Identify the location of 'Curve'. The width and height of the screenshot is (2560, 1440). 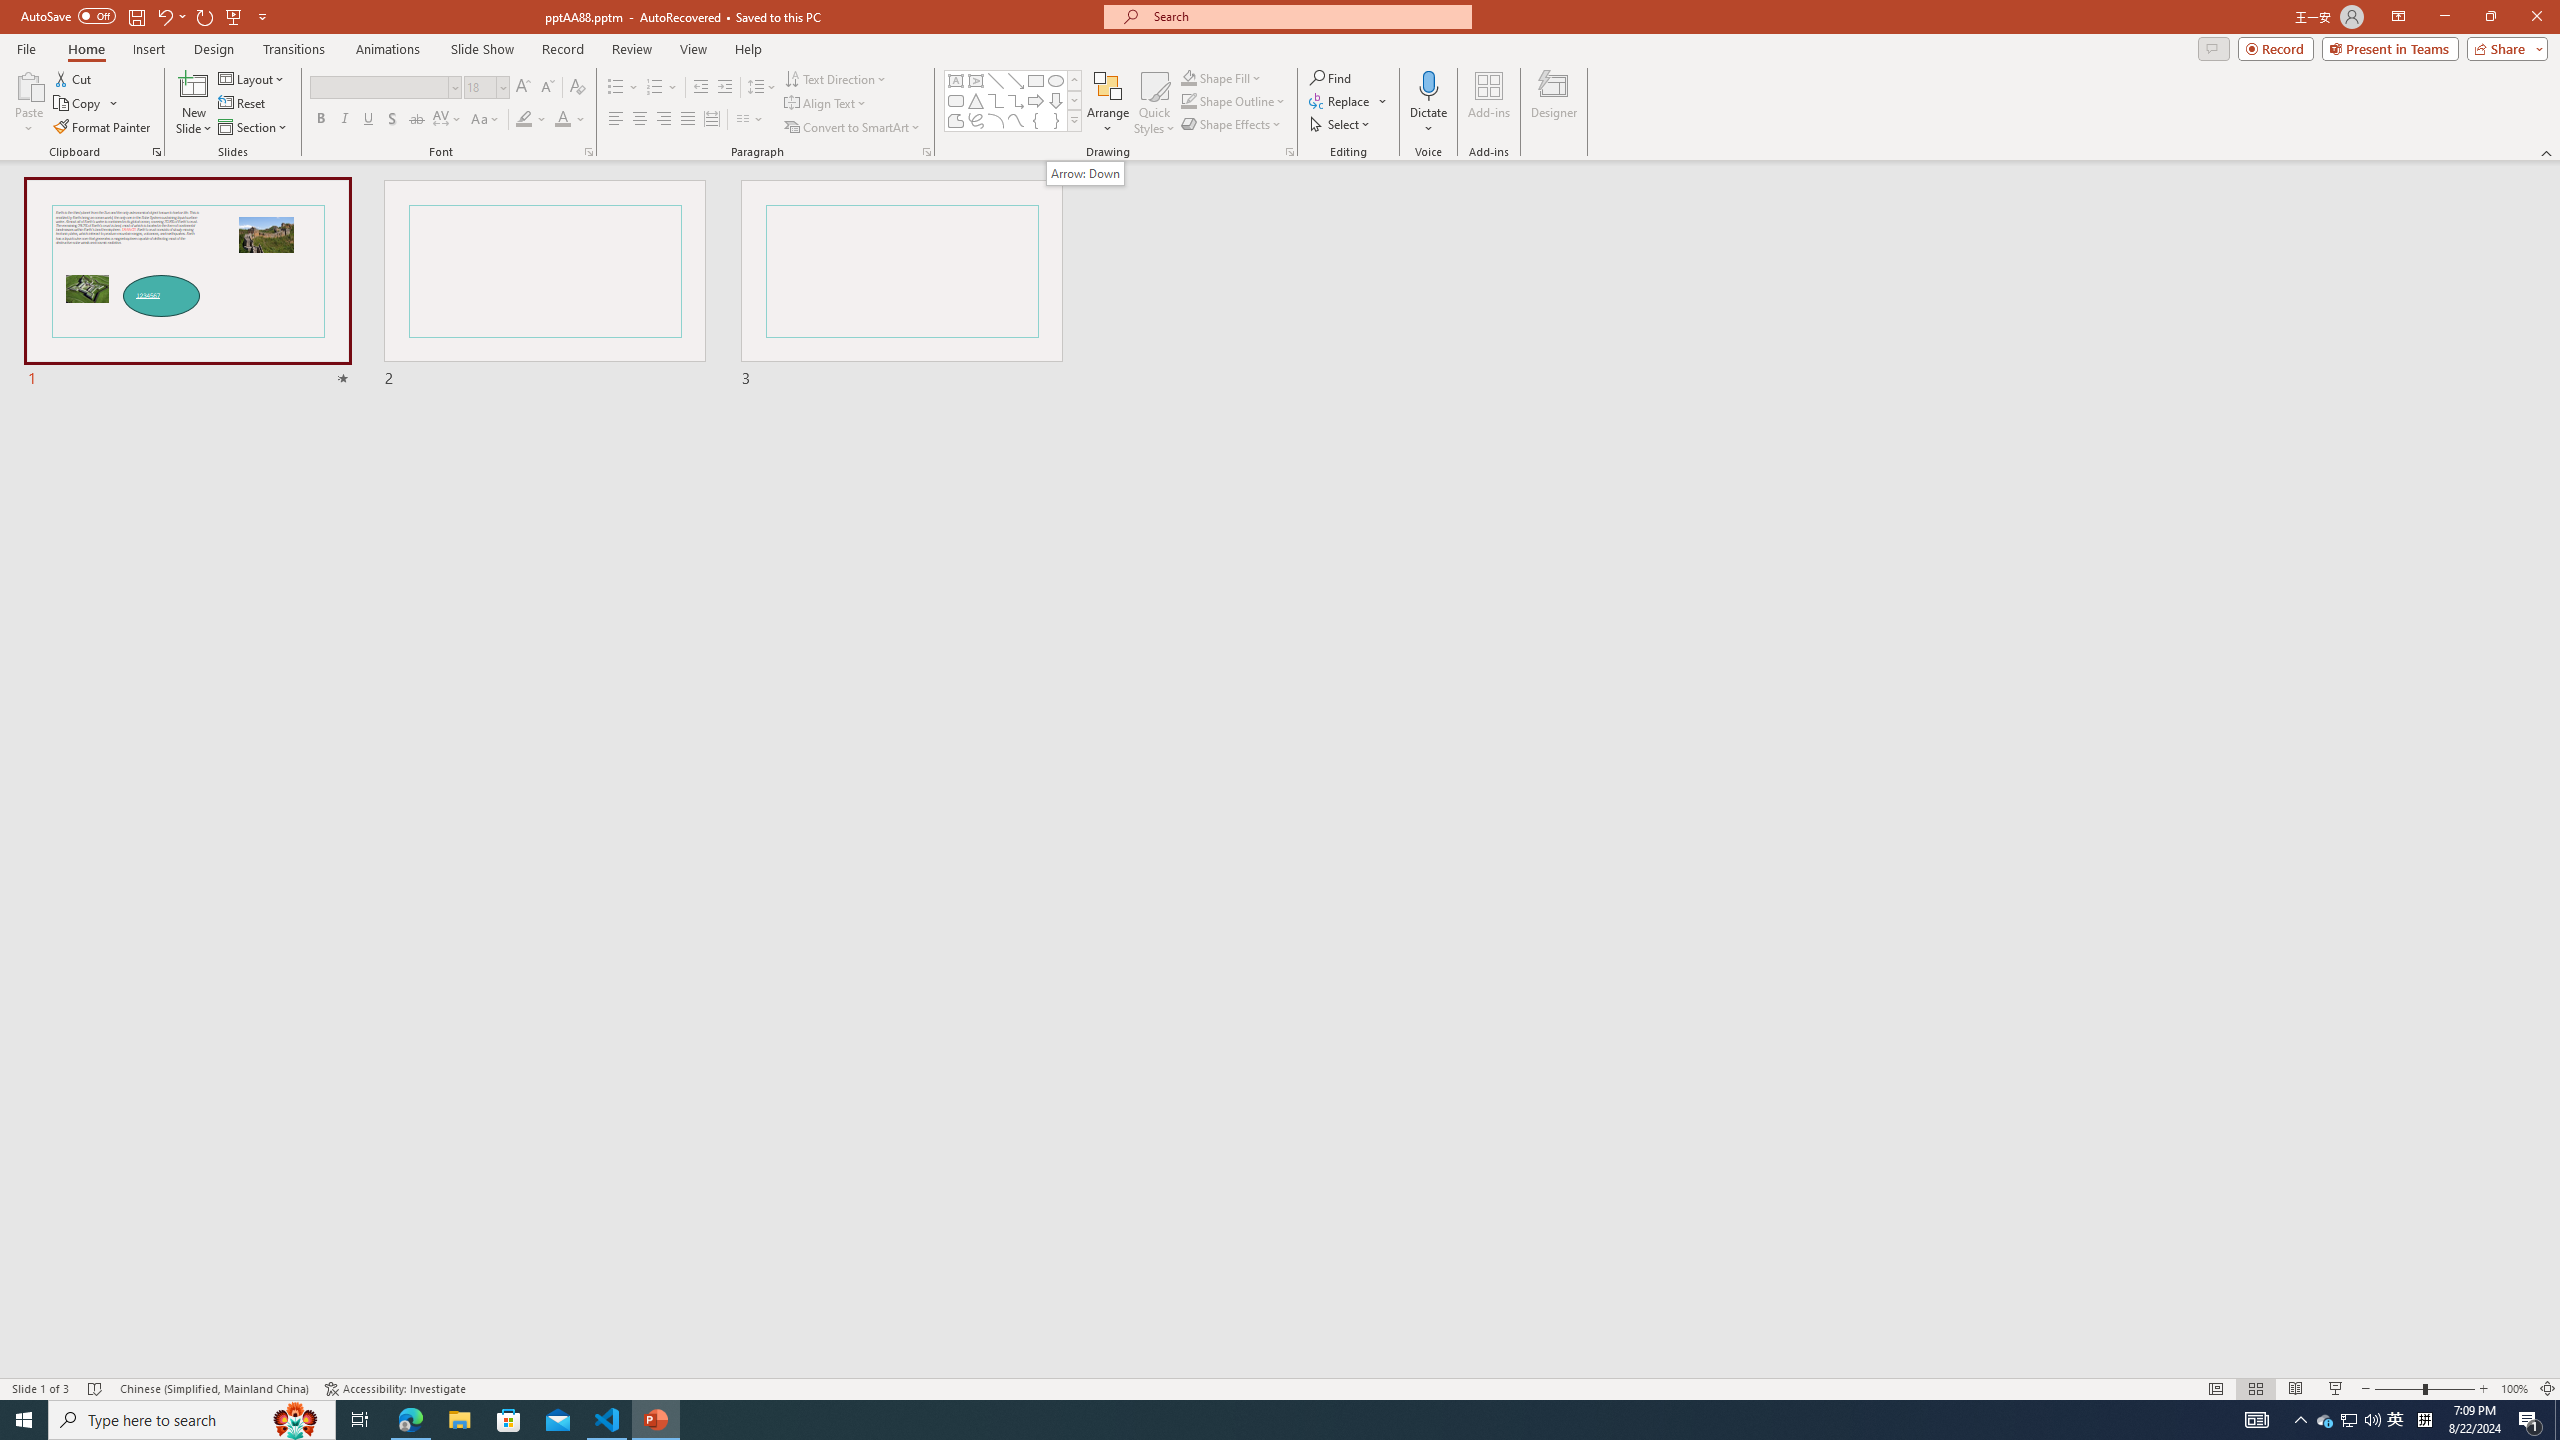
(1015, 119).